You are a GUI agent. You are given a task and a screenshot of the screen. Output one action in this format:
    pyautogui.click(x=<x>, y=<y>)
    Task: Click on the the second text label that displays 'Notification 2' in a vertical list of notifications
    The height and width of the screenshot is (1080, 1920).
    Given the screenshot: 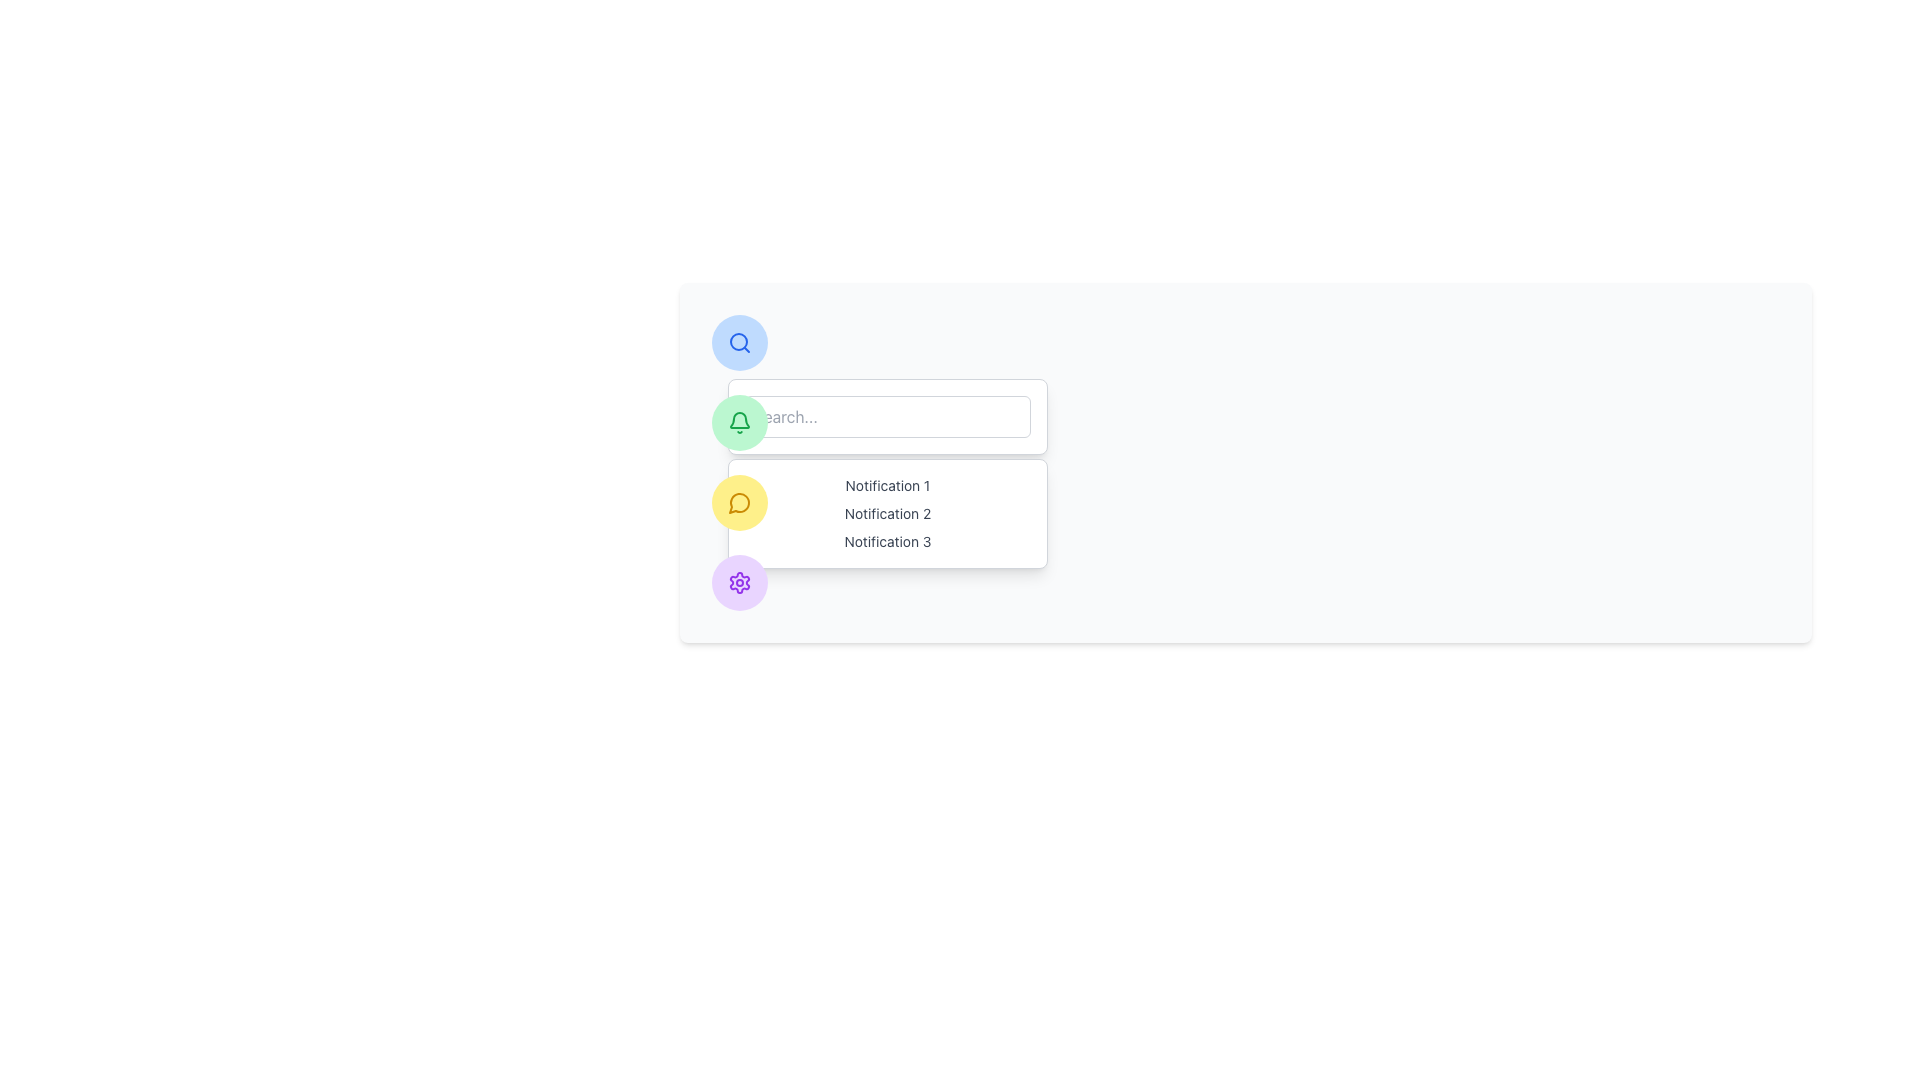 What is the action you would take?
    pyautogui.click(x=887, y=512)
    